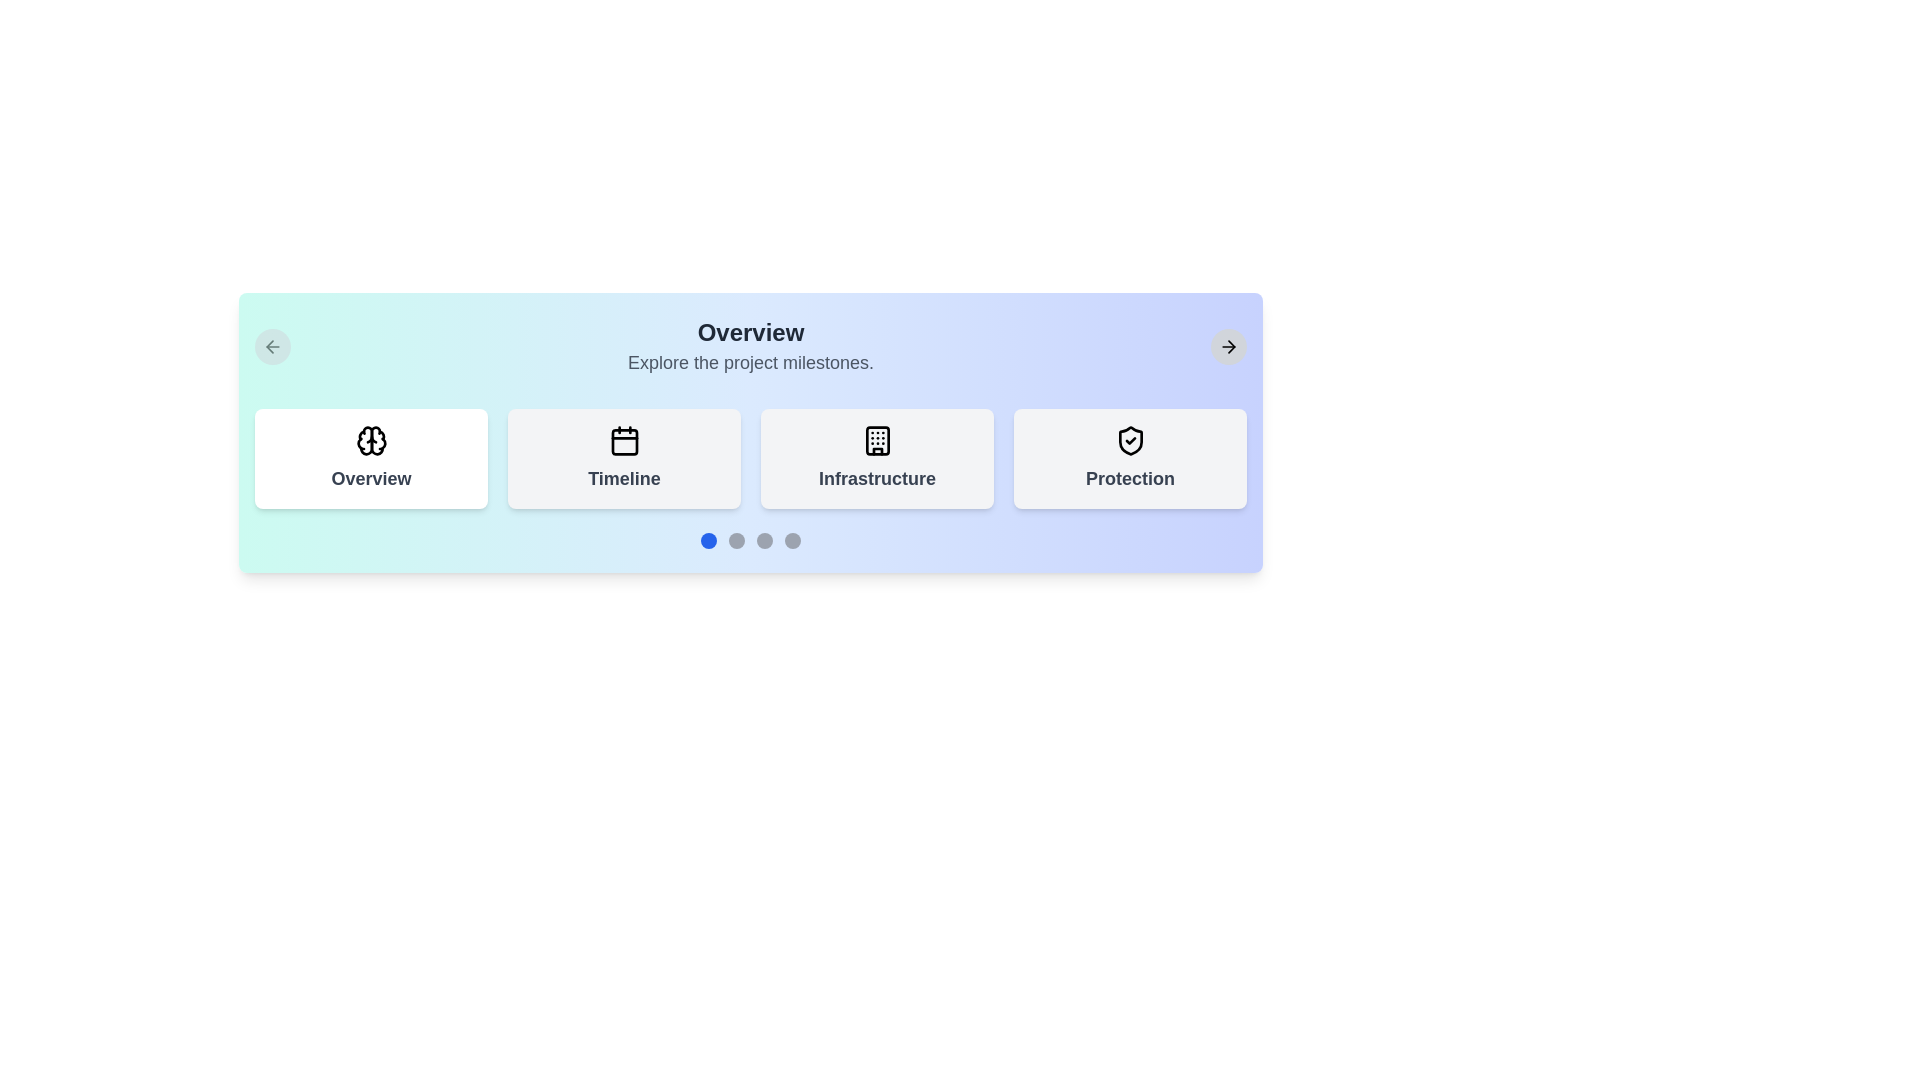  What do you see at coordinates (877, 459) in the screenshot?
I see `the 'Infrastructure' card, which is the third card in a row of four` at bounding box center [877, 459].